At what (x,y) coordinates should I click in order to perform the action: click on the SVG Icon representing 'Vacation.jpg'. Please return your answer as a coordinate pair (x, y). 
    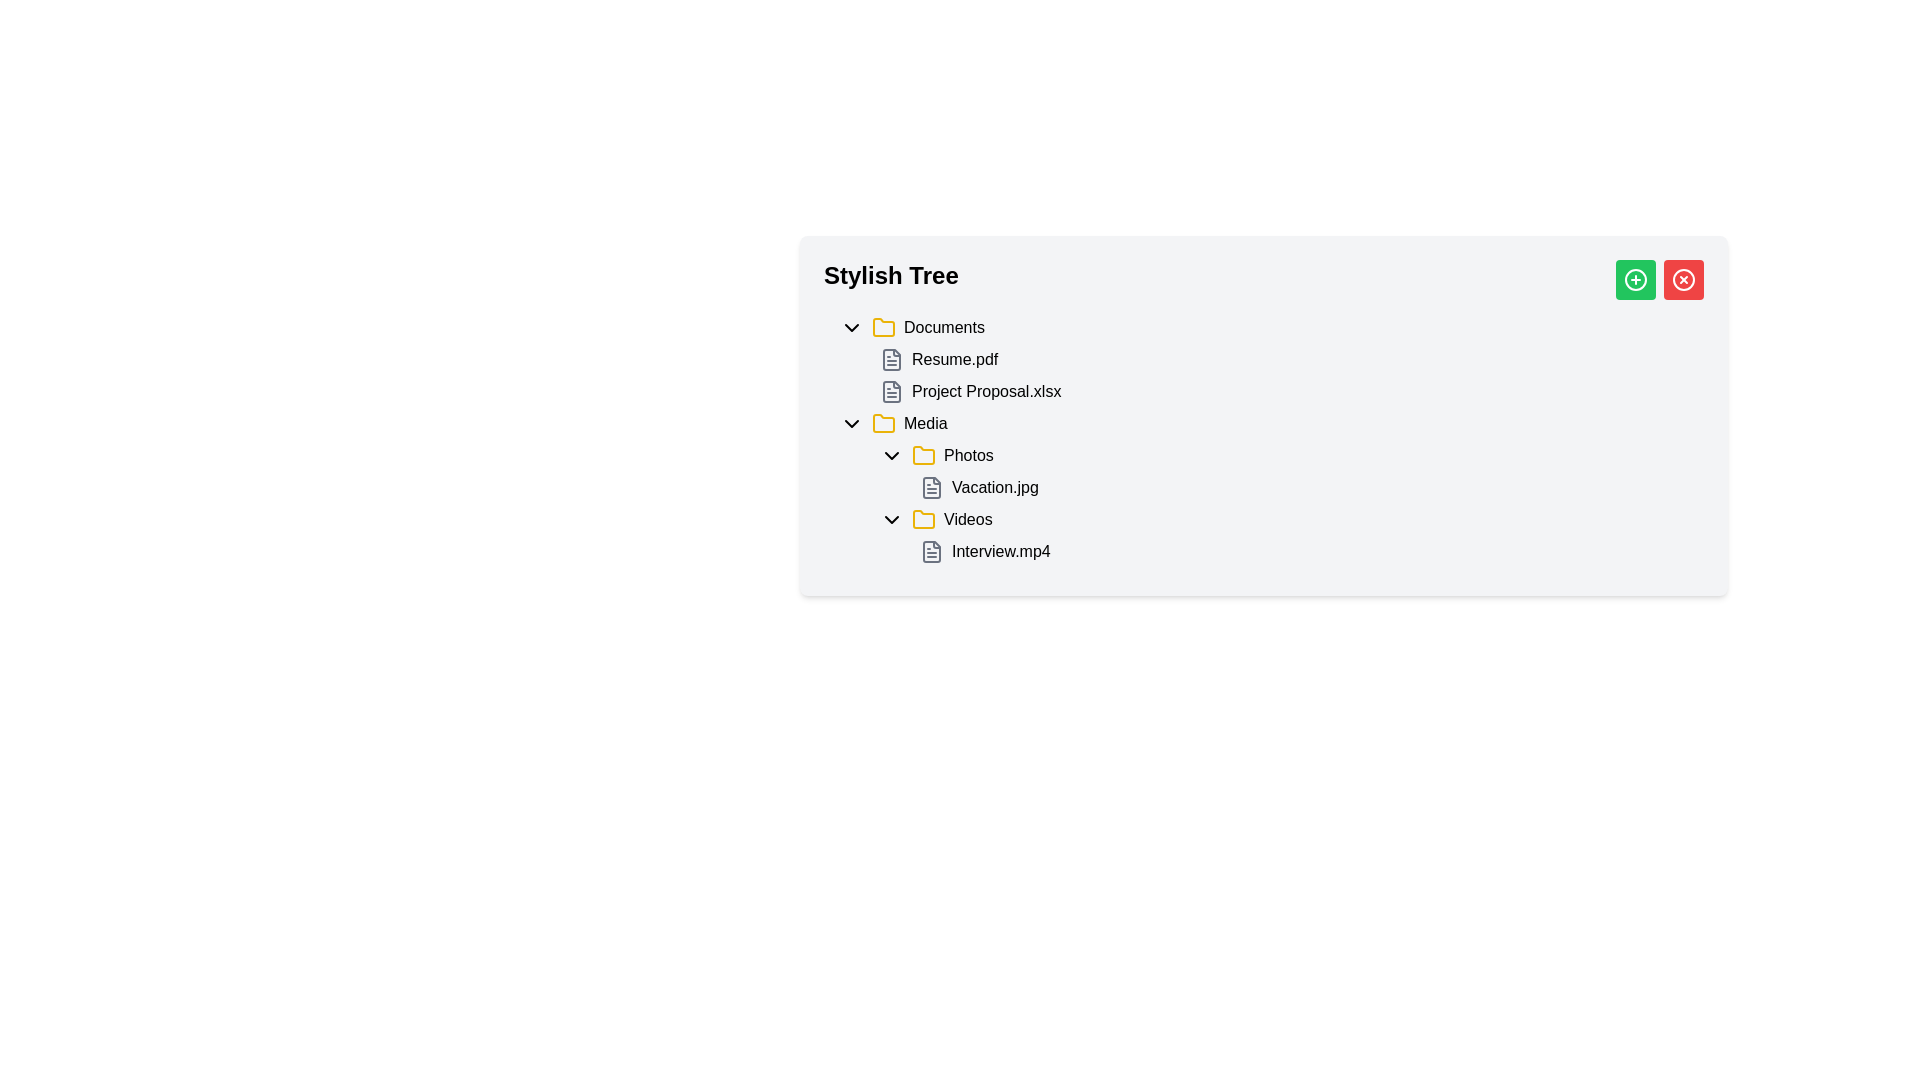
    Looking at the image, I should click on (930, 488).